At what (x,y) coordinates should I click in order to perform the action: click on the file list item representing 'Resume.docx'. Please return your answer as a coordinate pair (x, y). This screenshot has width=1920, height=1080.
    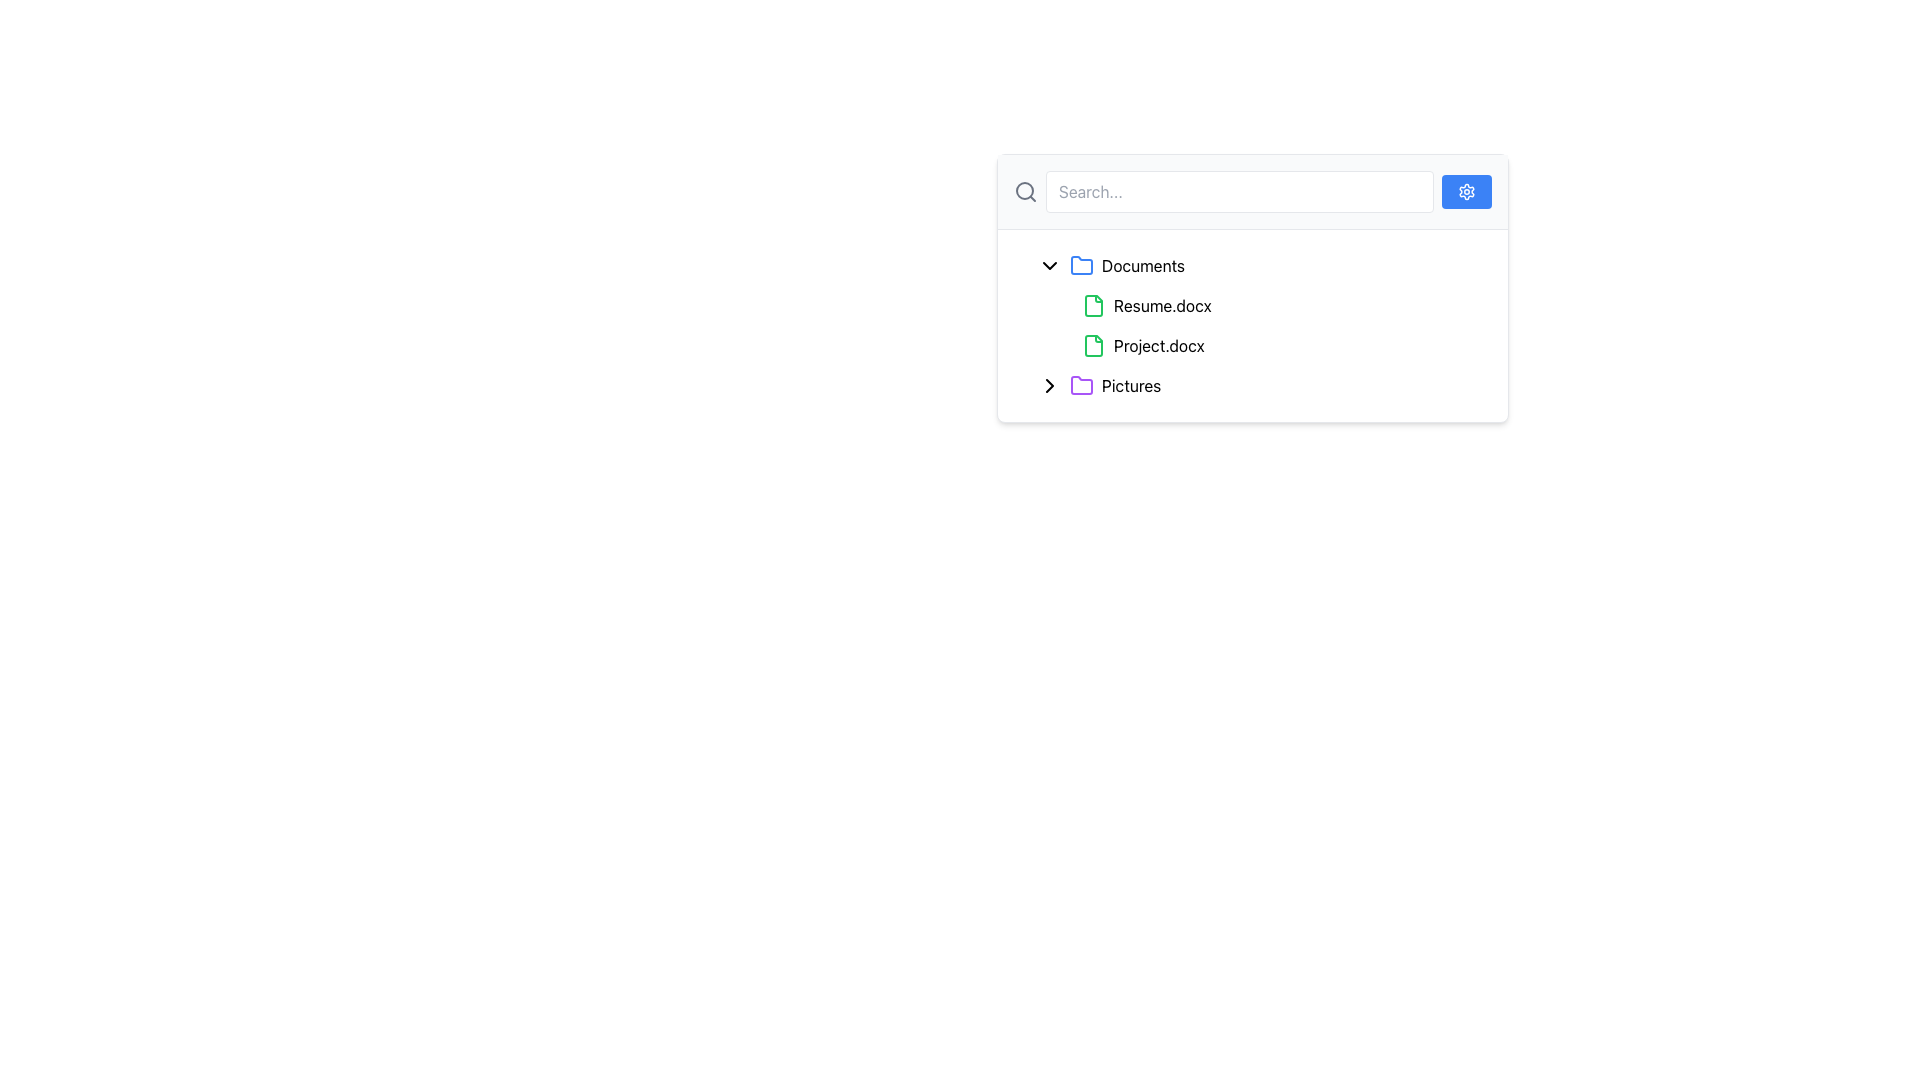
    Looking at the image, I should click on (1260, 305).